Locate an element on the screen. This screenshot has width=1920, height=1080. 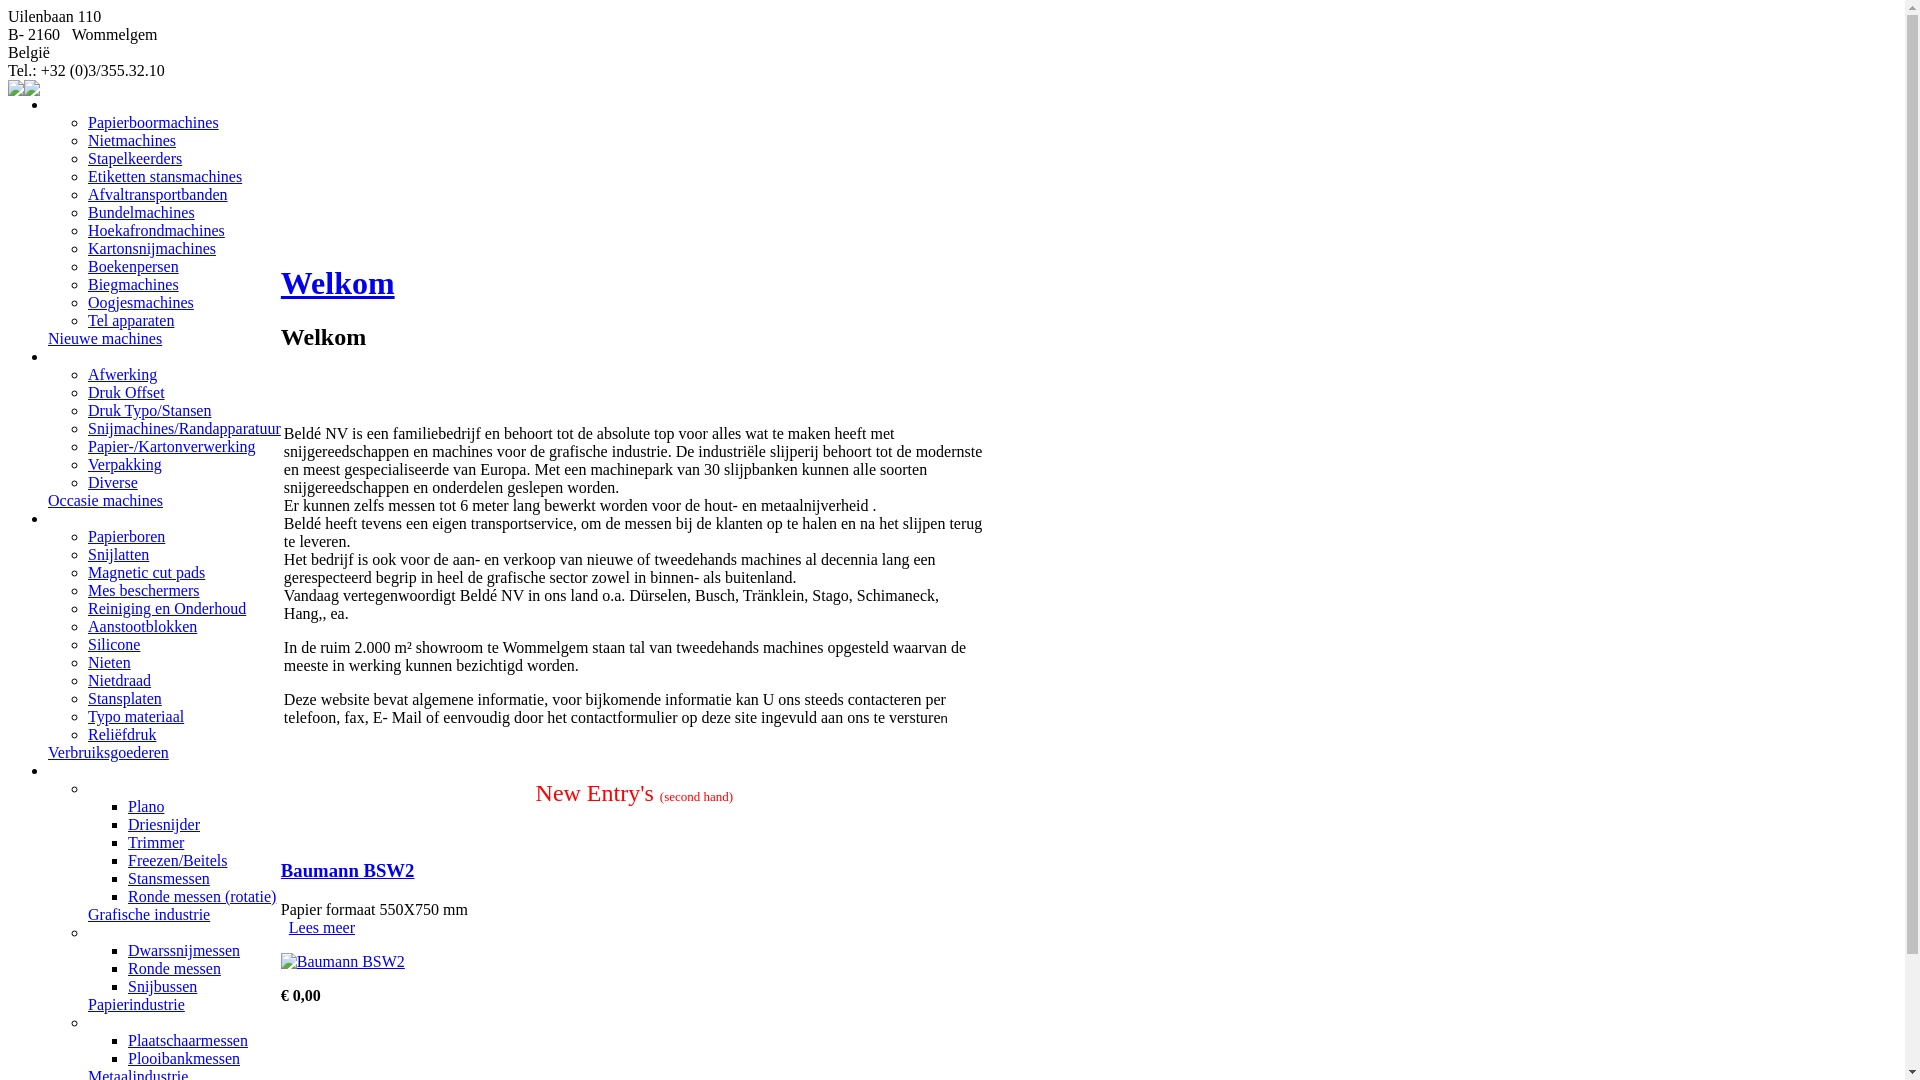
'Druk Offset' is located at coordinates (125, 392).